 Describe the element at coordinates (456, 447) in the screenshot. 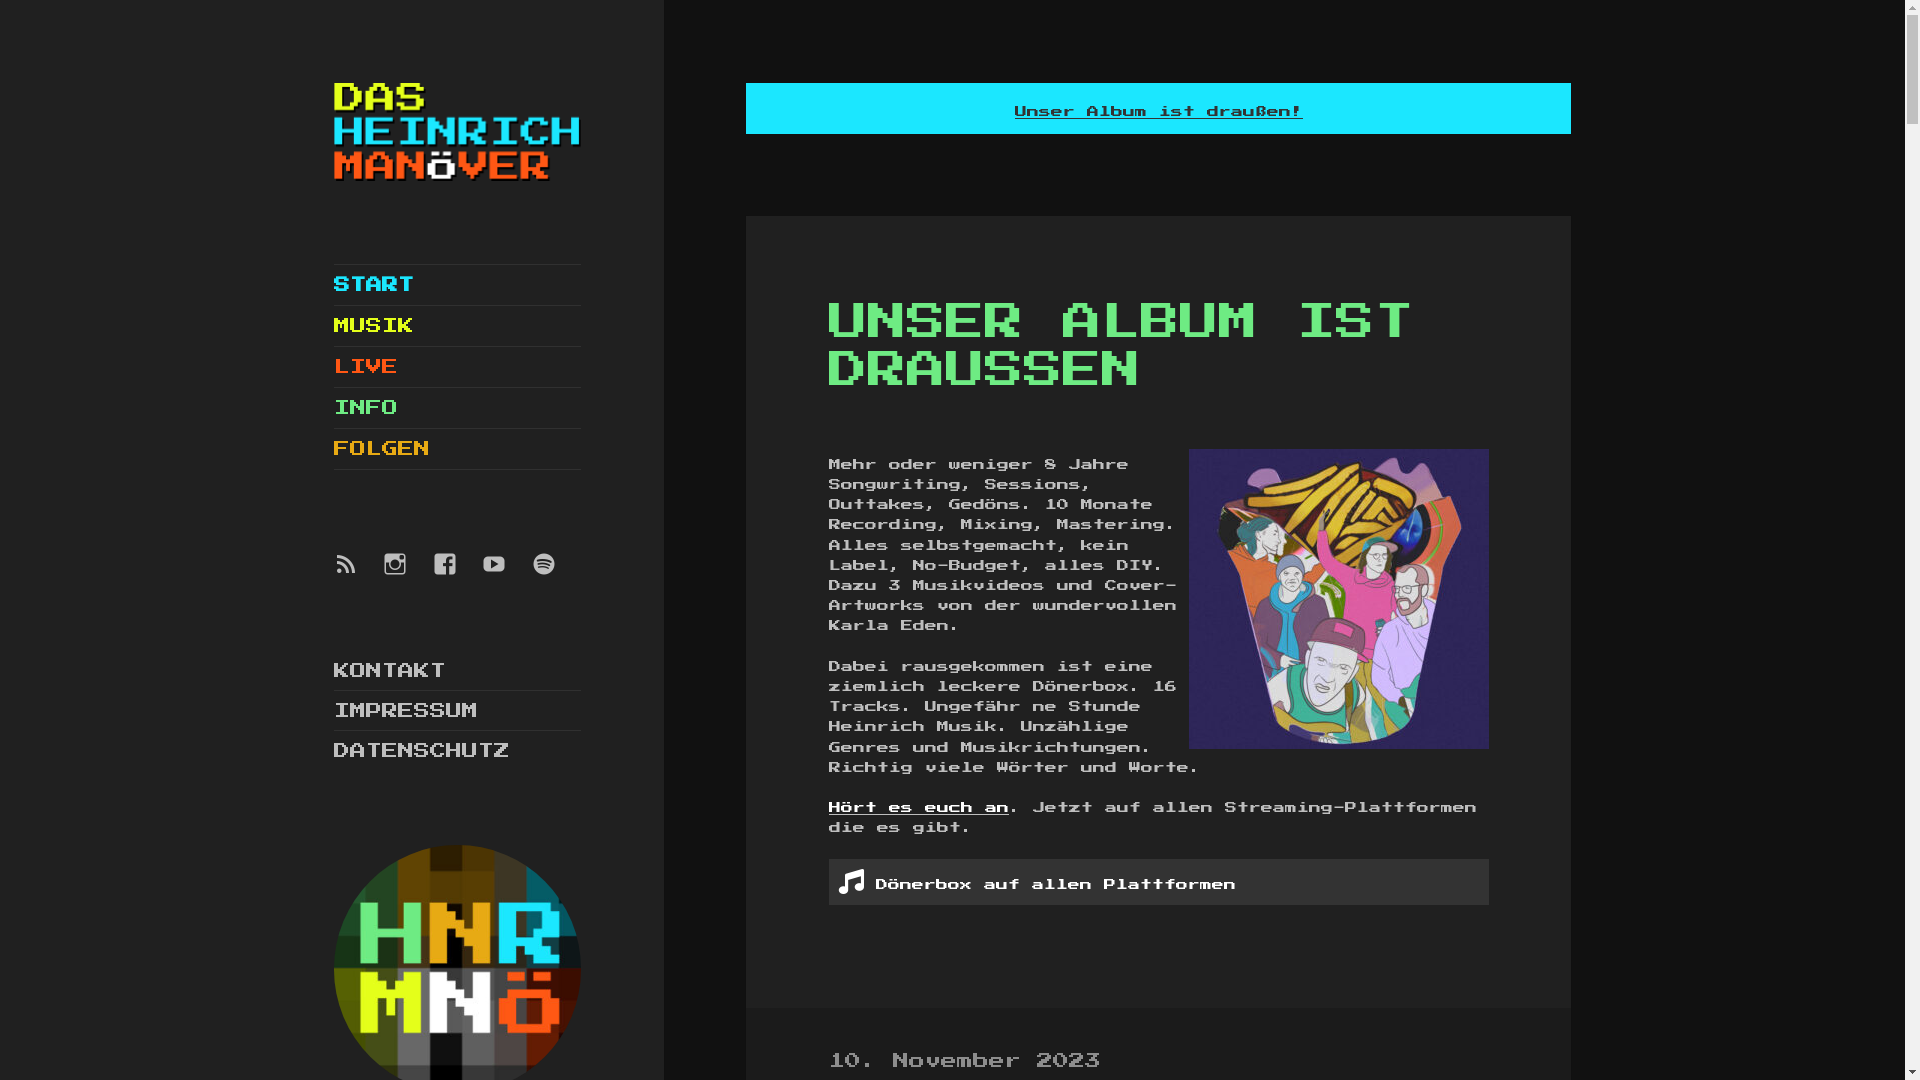

I see `'FOLGEN'` at that location.